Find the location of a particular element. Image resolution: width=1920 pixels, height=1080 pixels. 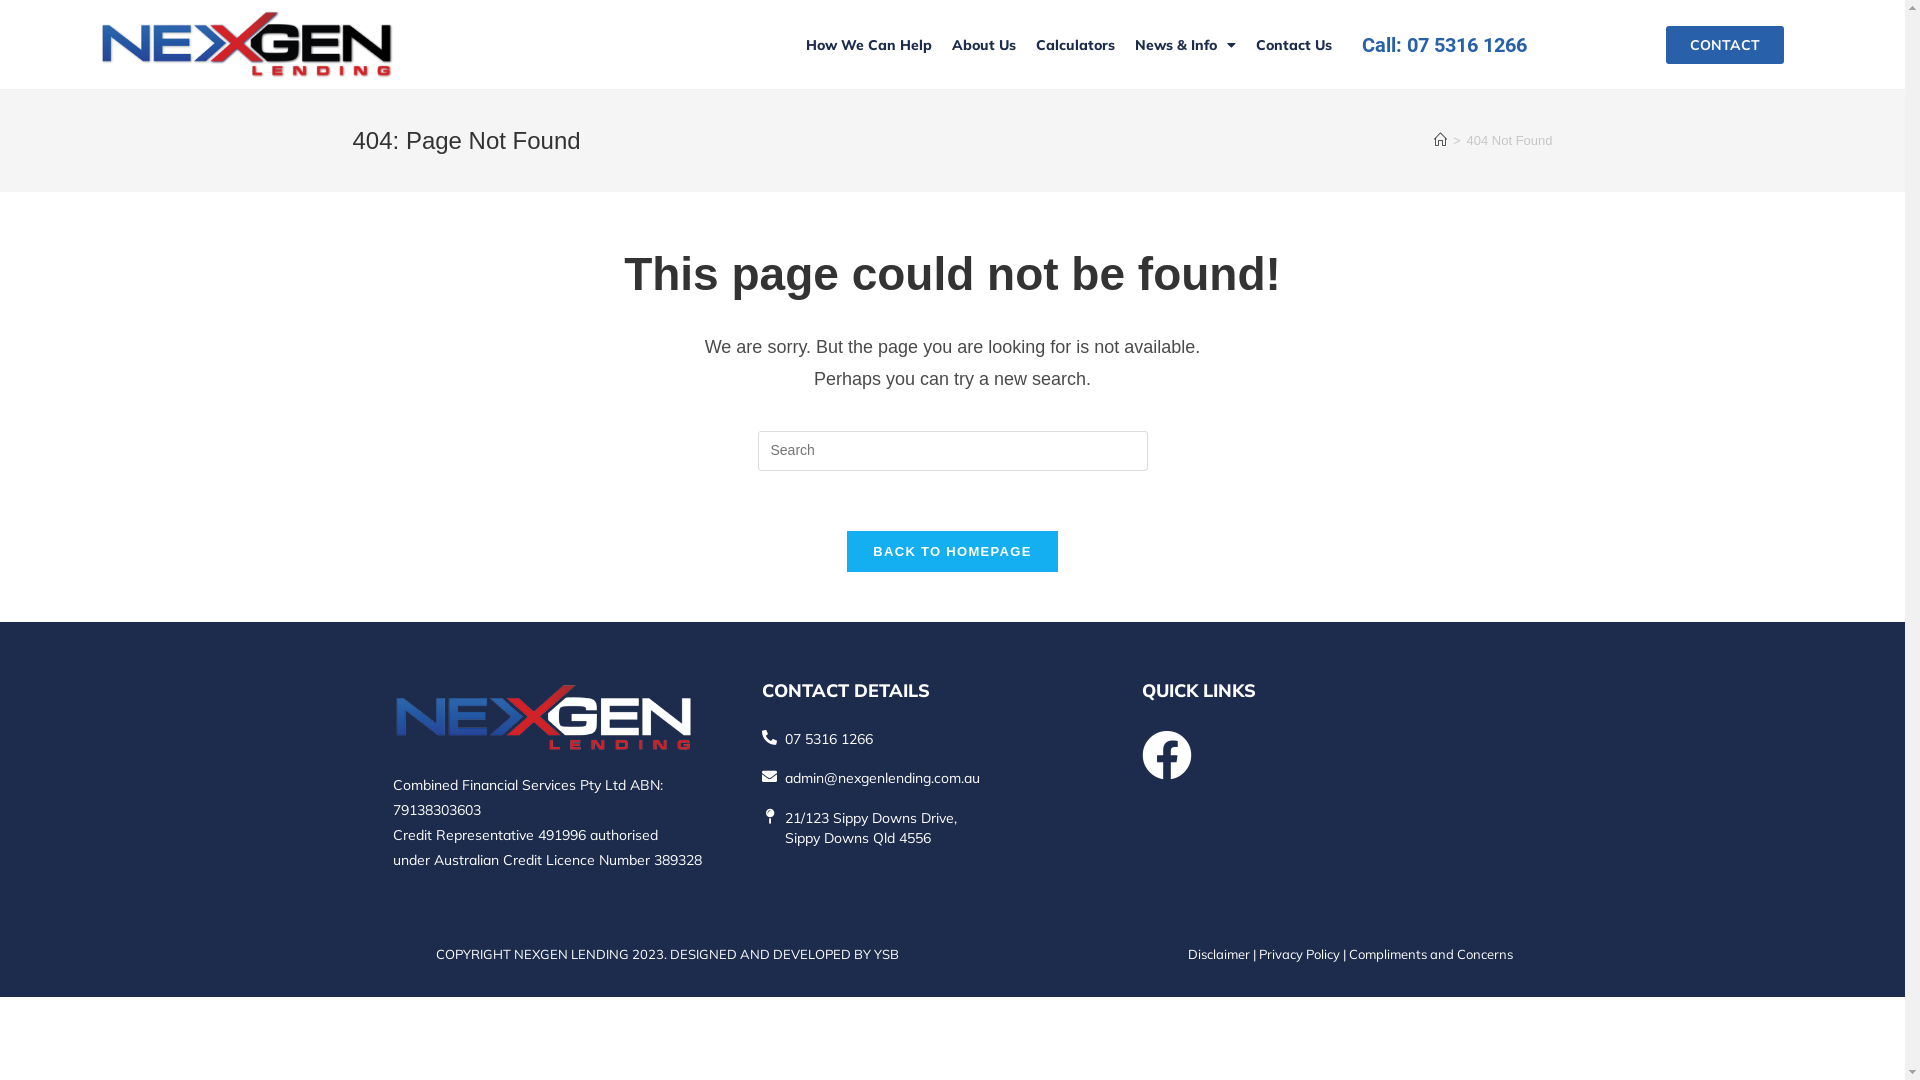

'How We Can Help' is located at coordinates (868, 45).